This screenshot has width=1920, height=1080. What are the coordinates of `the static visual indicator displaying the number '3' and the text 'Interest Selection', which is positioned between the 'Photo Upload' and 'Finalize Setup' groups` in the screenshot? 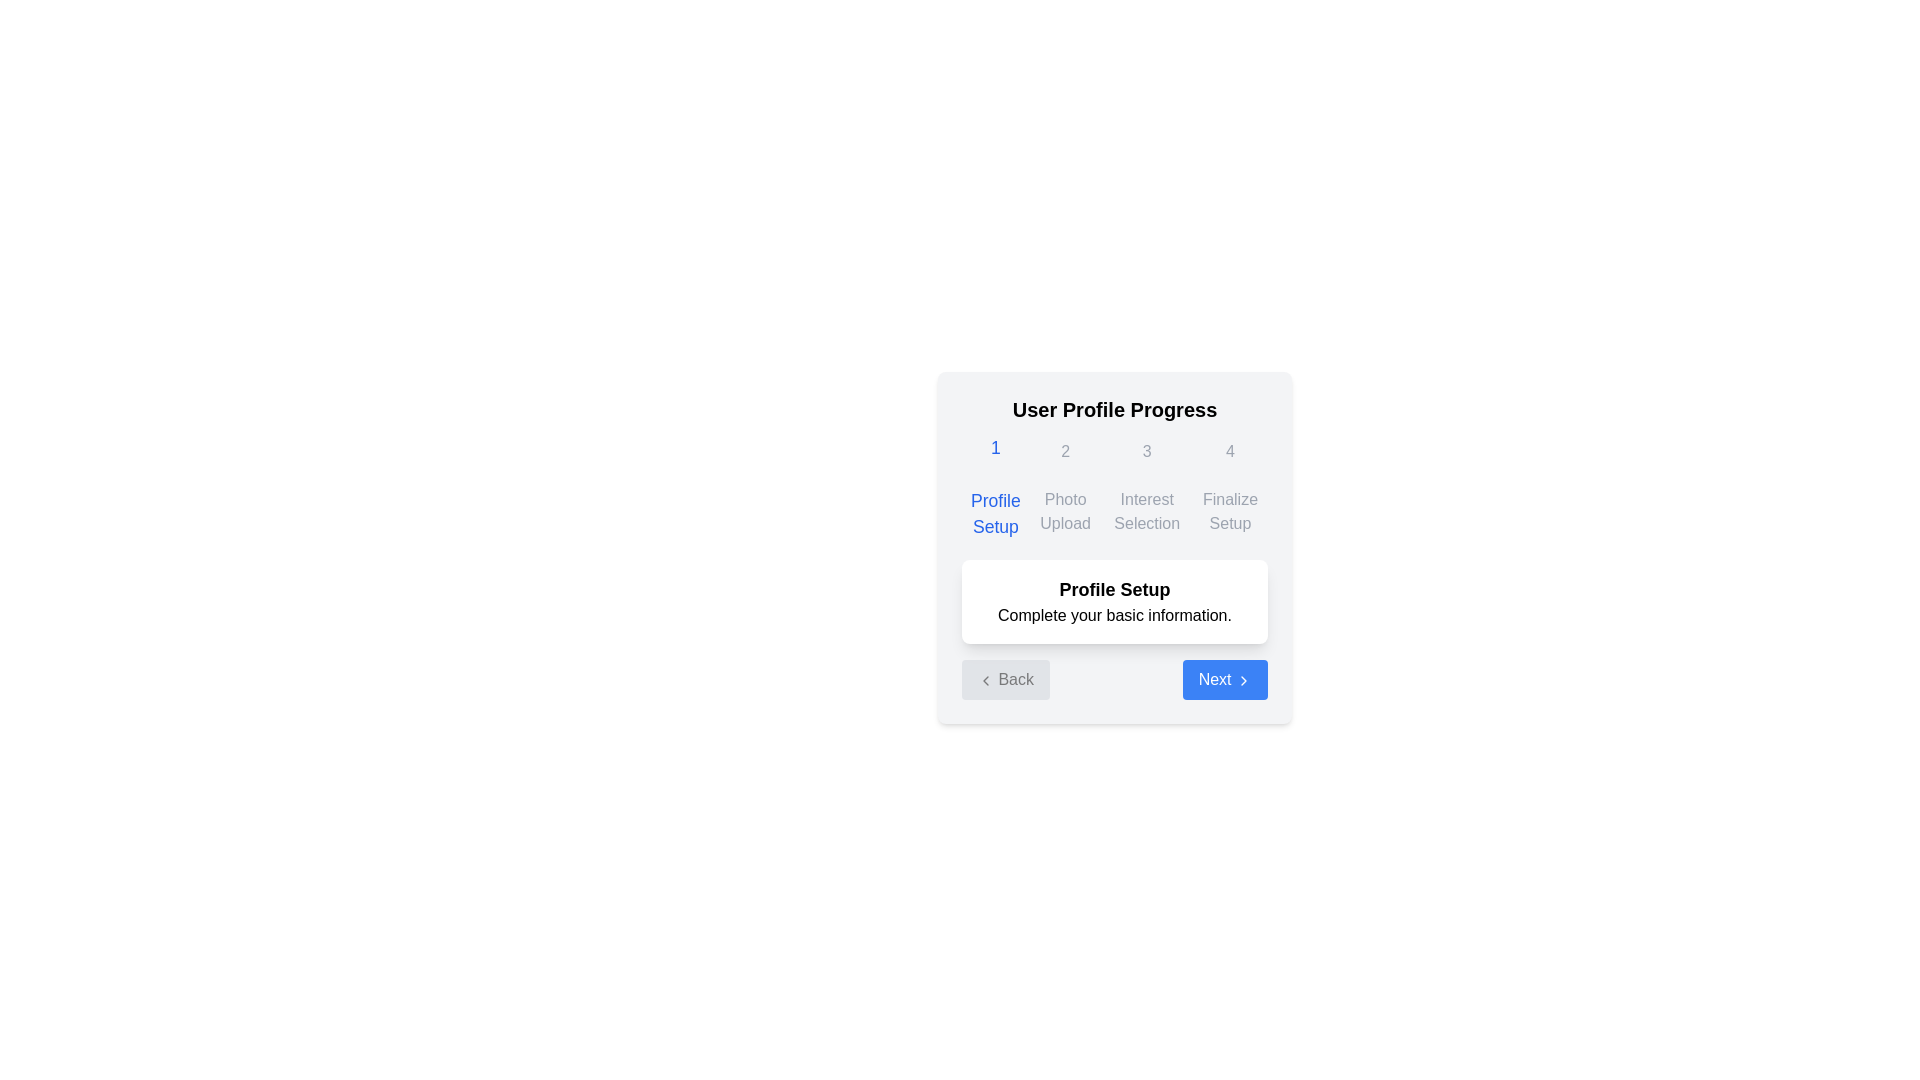 It's located at (1147, 488).